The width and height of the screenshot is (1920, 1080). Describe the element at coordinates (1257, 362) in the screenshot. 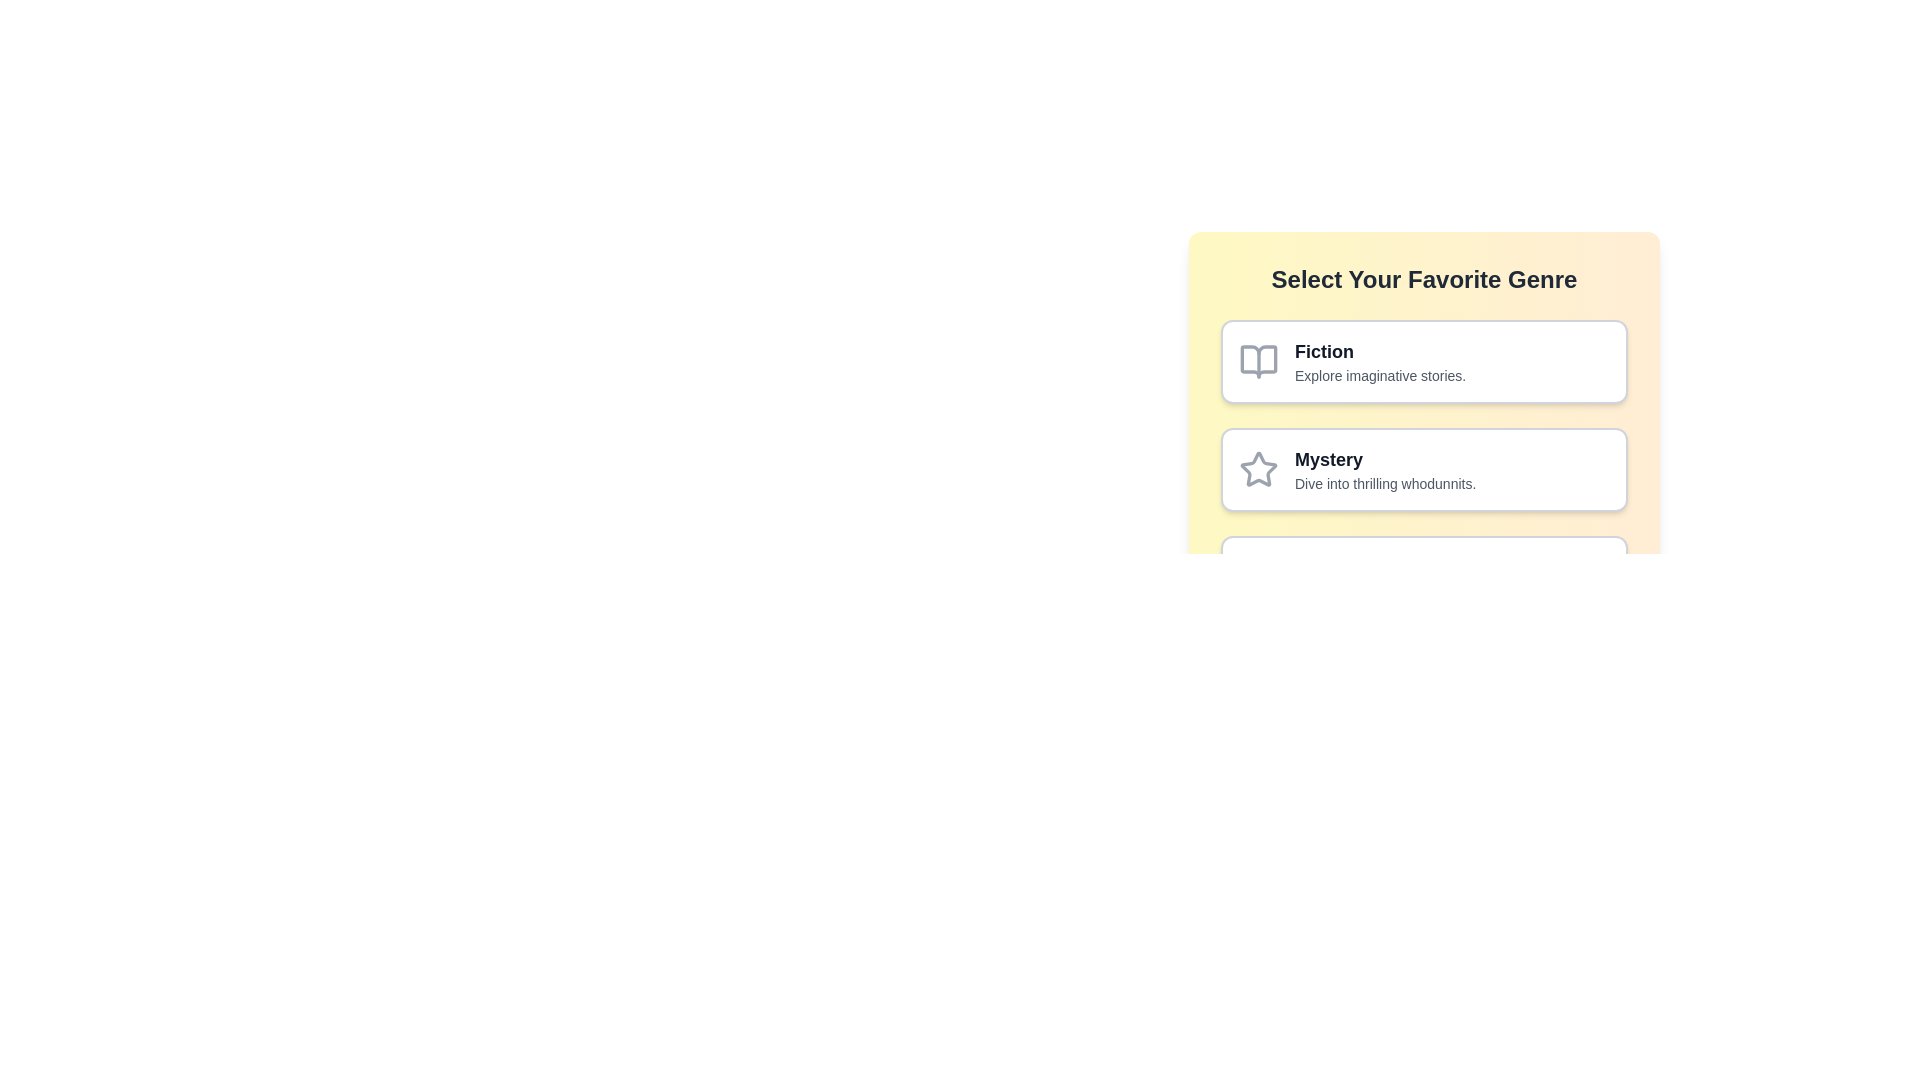

I see `the Decorative Icon representing the 'Fiction' category, which is positioned to the left of the label 'Fiction'` at that location.